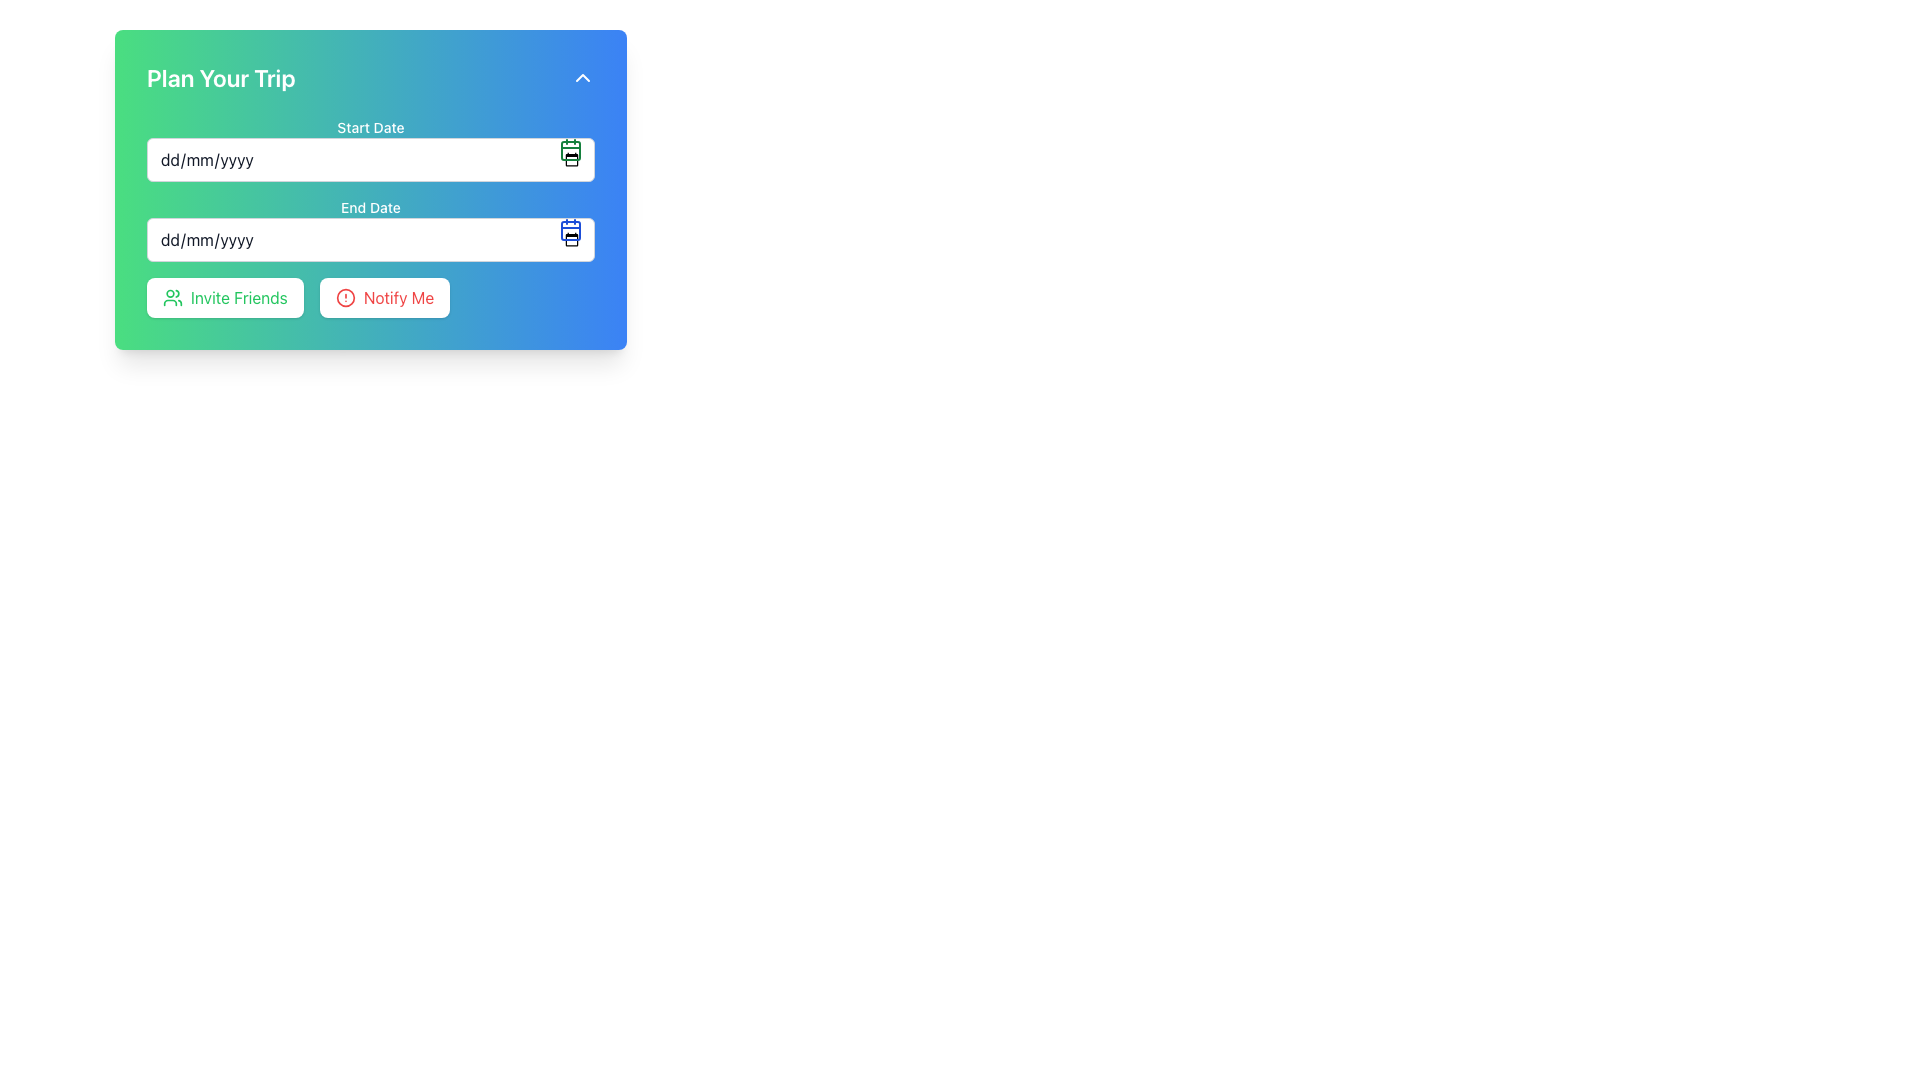 The image size is (1920, 1080). Describe the element at coordinates (370, 297) in the screenshot. I see `the 'Invite Friends' or 'Notify Me' button in the button group located at the bottom of the 'Plan Your Trip' panel` at that location.